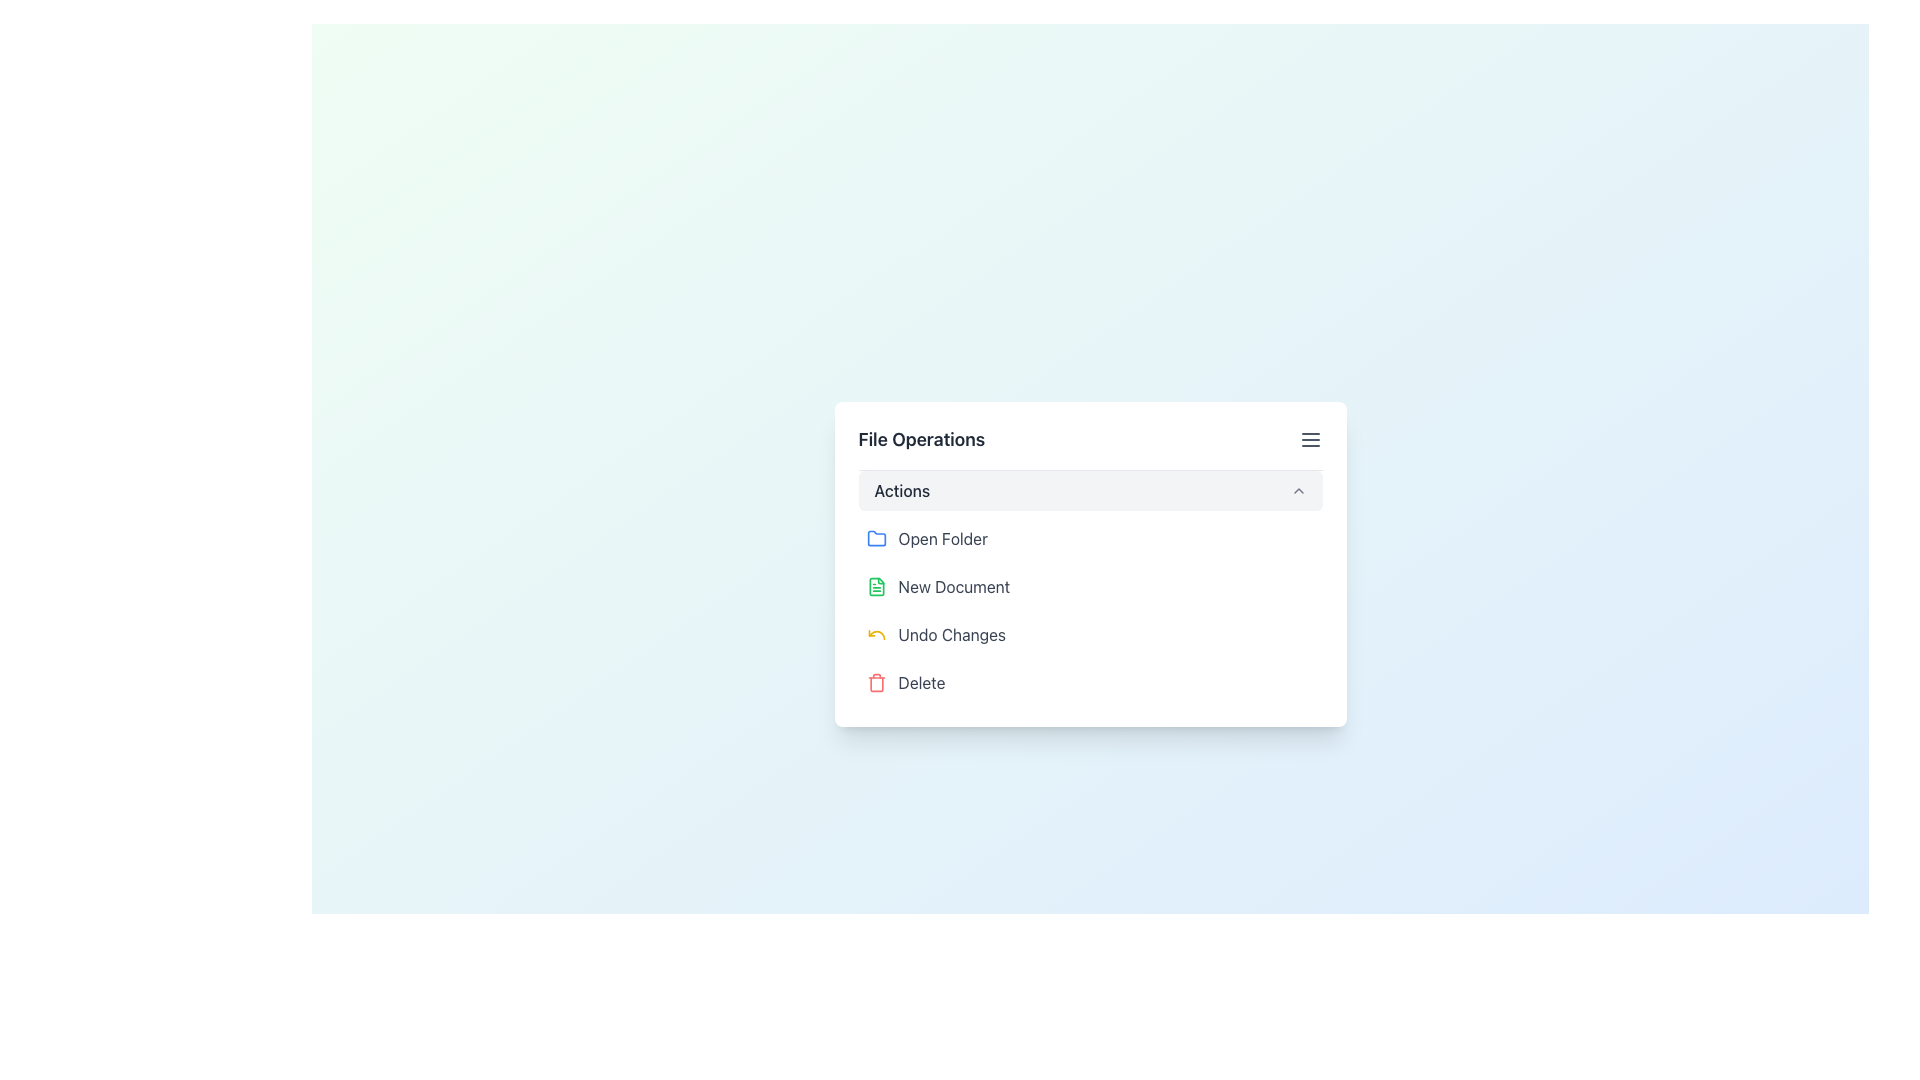 This screenshot has width=1920, height=1080. Describe the element at coordinates (876, 681) in the screenshot. I see `the delete action icon located at the bottom of the 'File Operations' popup menu, adjacent to the 'Delete' text label, to initiate the delete action` at that location.